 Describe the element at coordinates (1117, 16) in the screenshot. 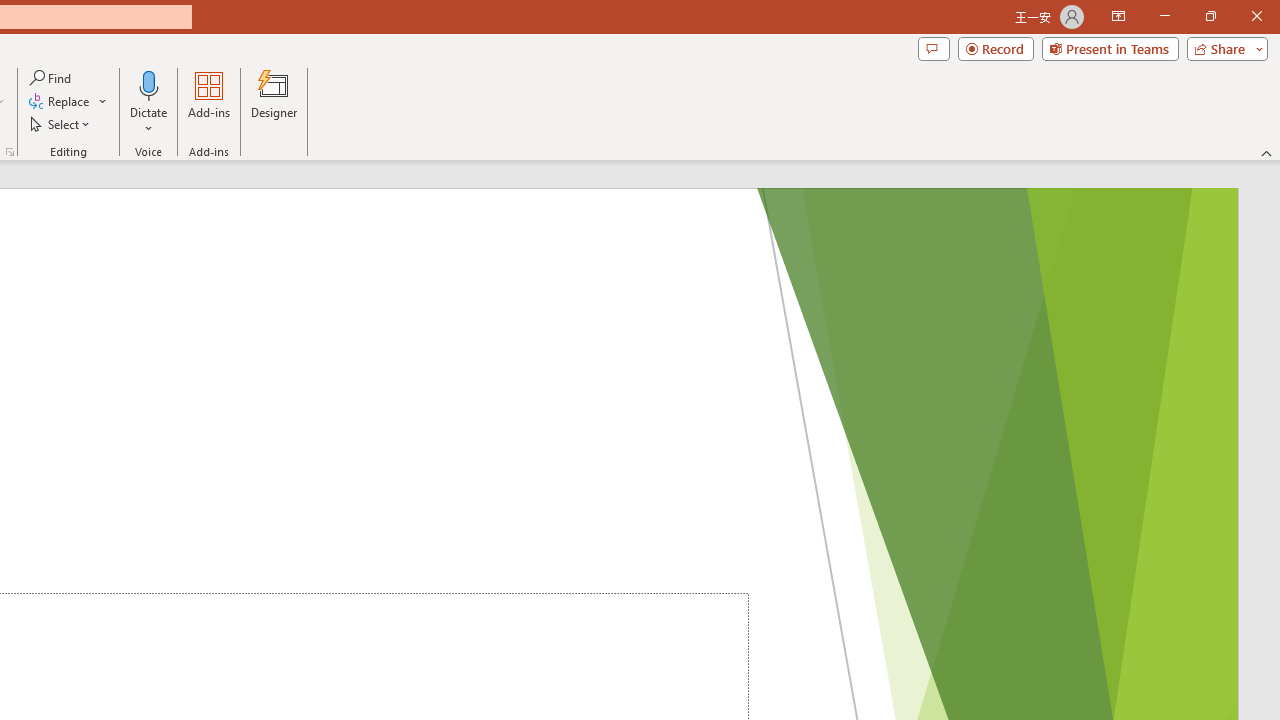

I see `'Ribbon Display Options'` at that location.